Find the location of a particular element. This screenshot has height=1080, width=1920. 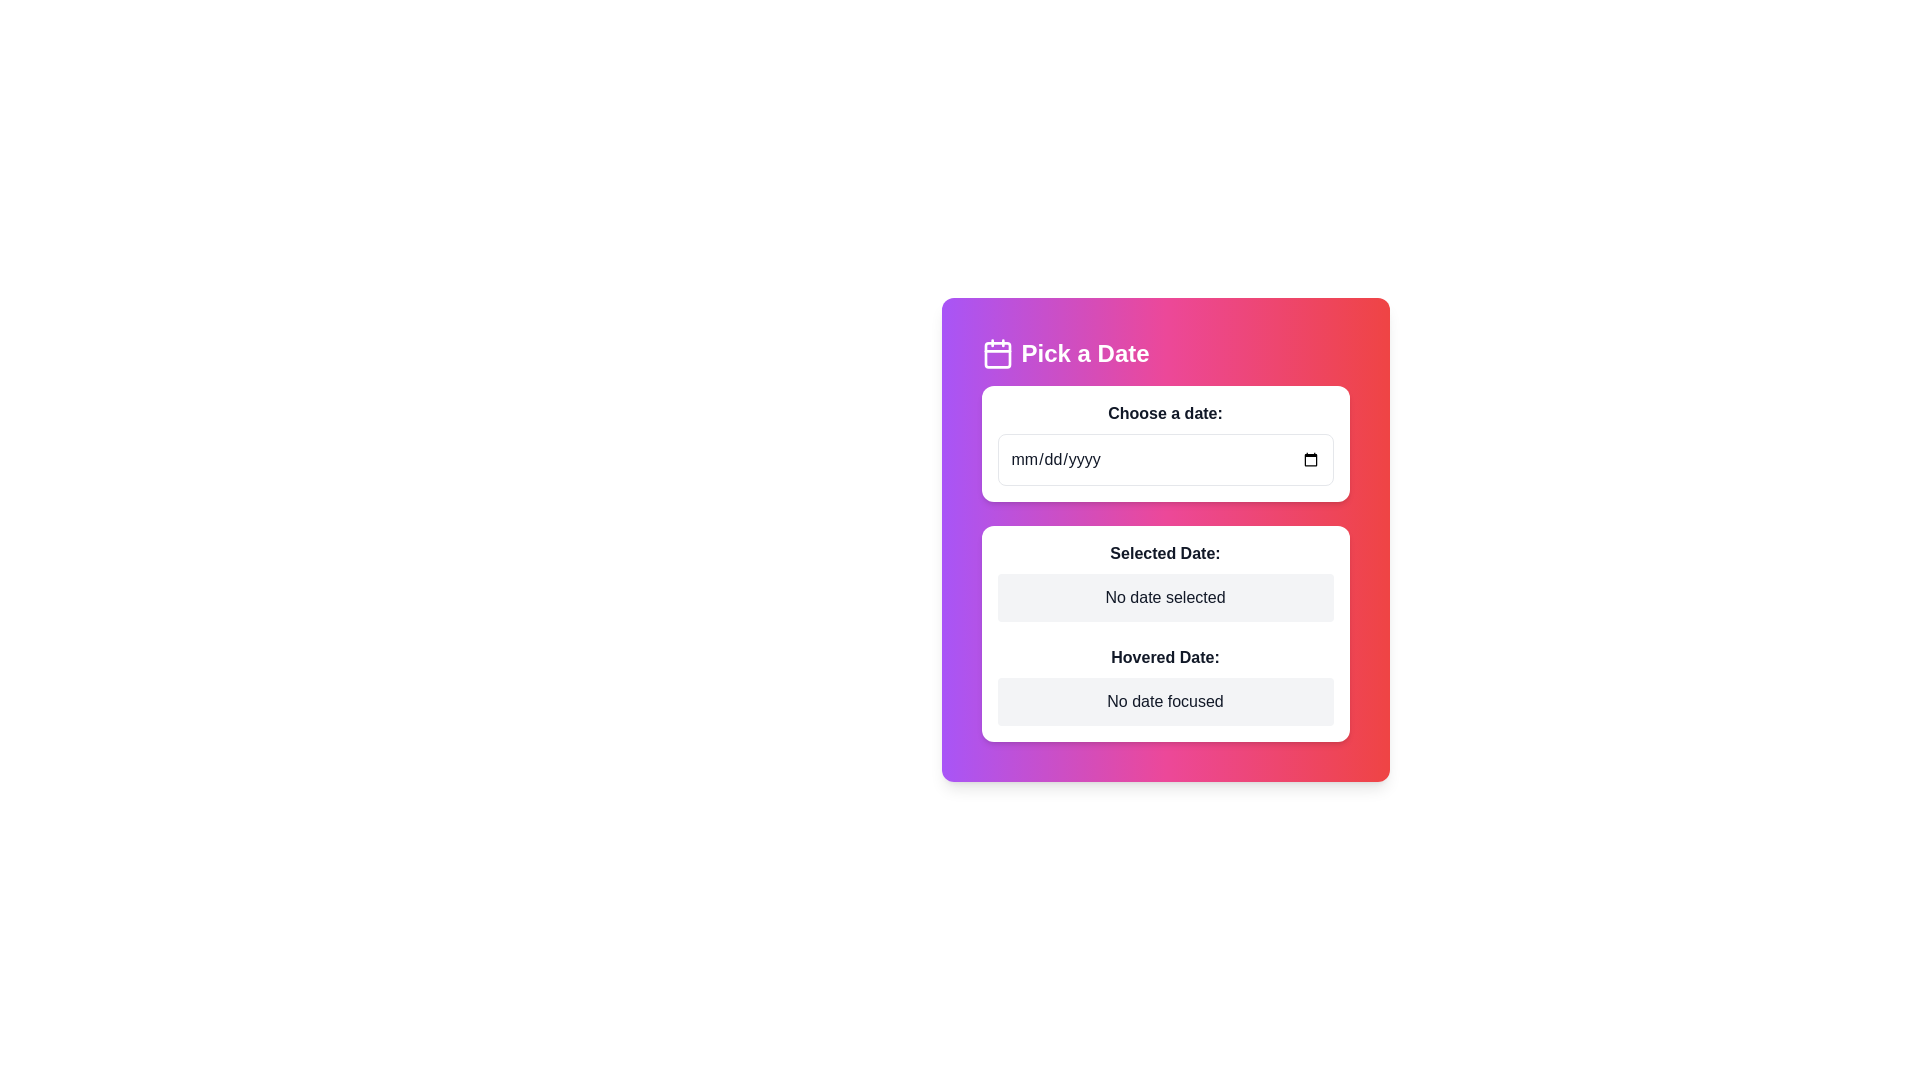

the calendar icon located to the left of the 'Pick a Date' text, which features a purple fill and a rectangular outline with rounded corners is located at coordinates (997, 353).